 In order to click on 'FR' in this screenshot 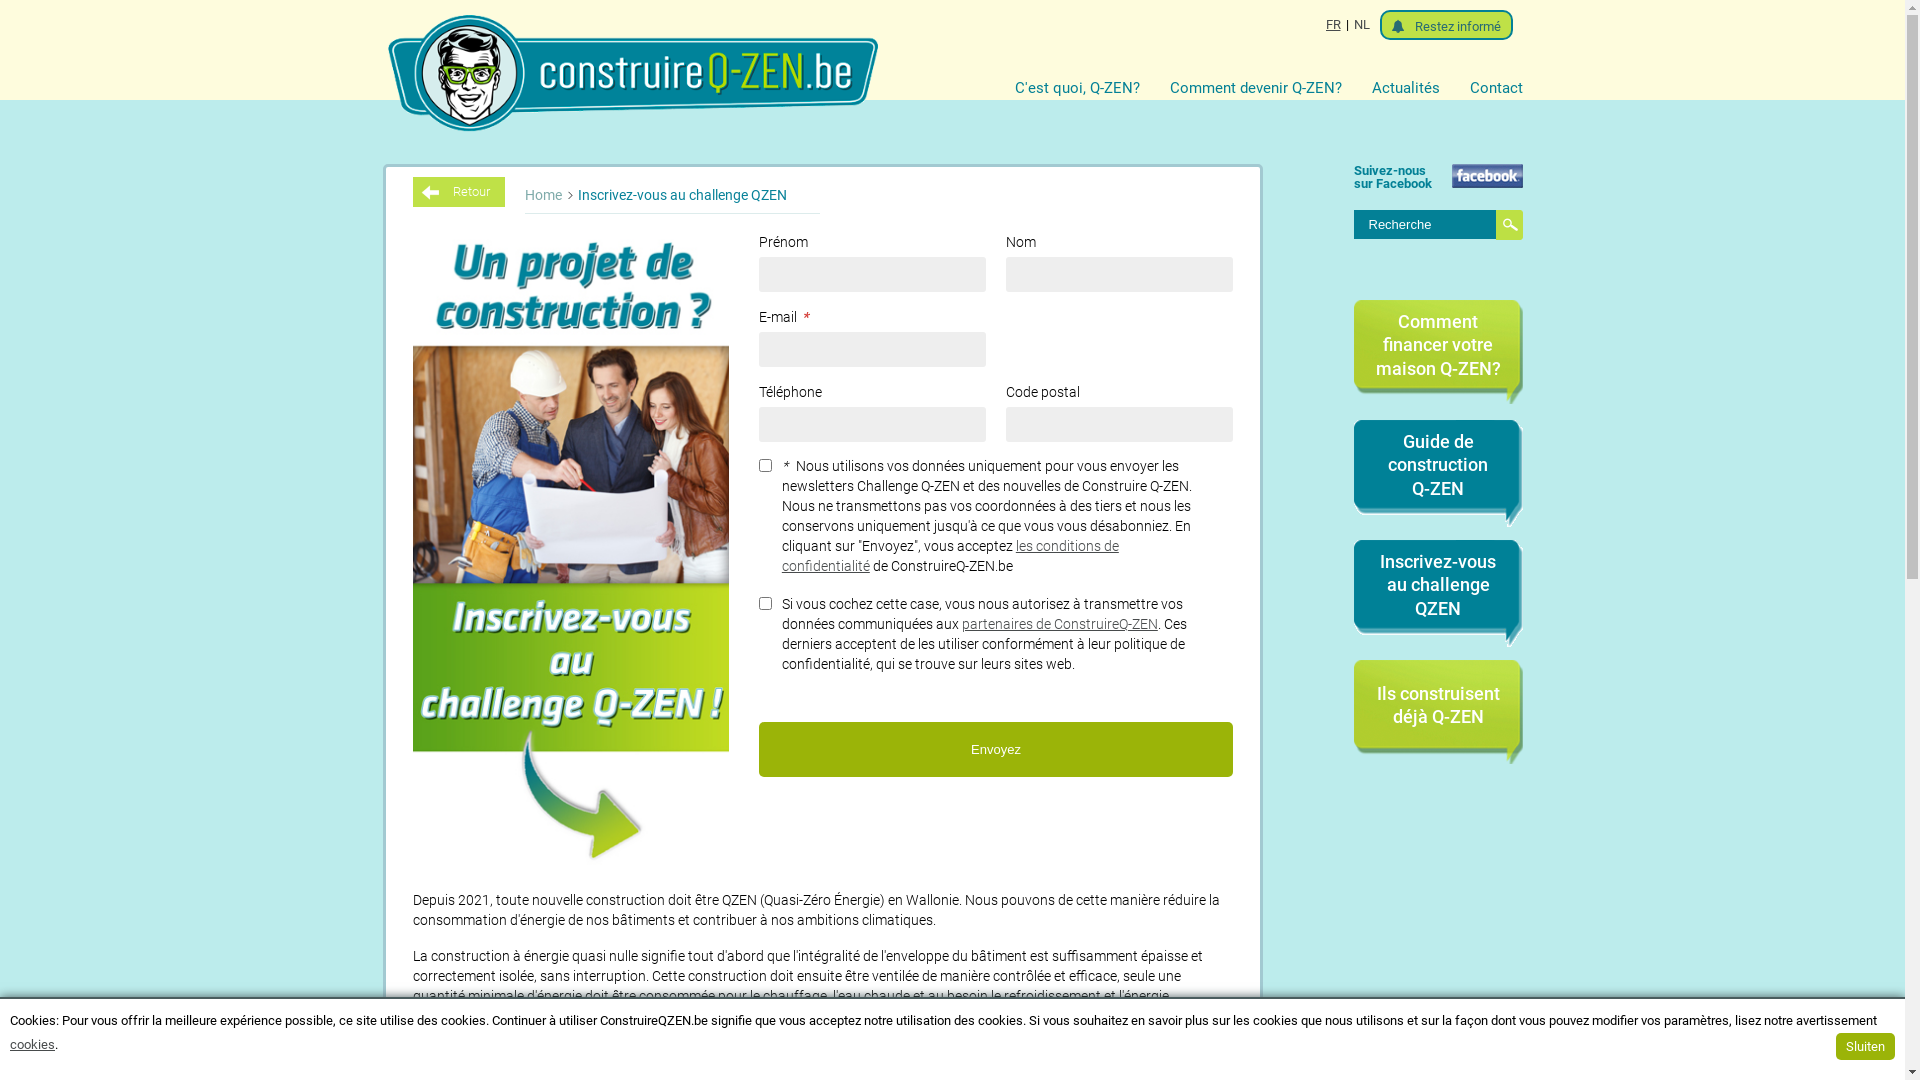, I will do `click(1333, 24)`.